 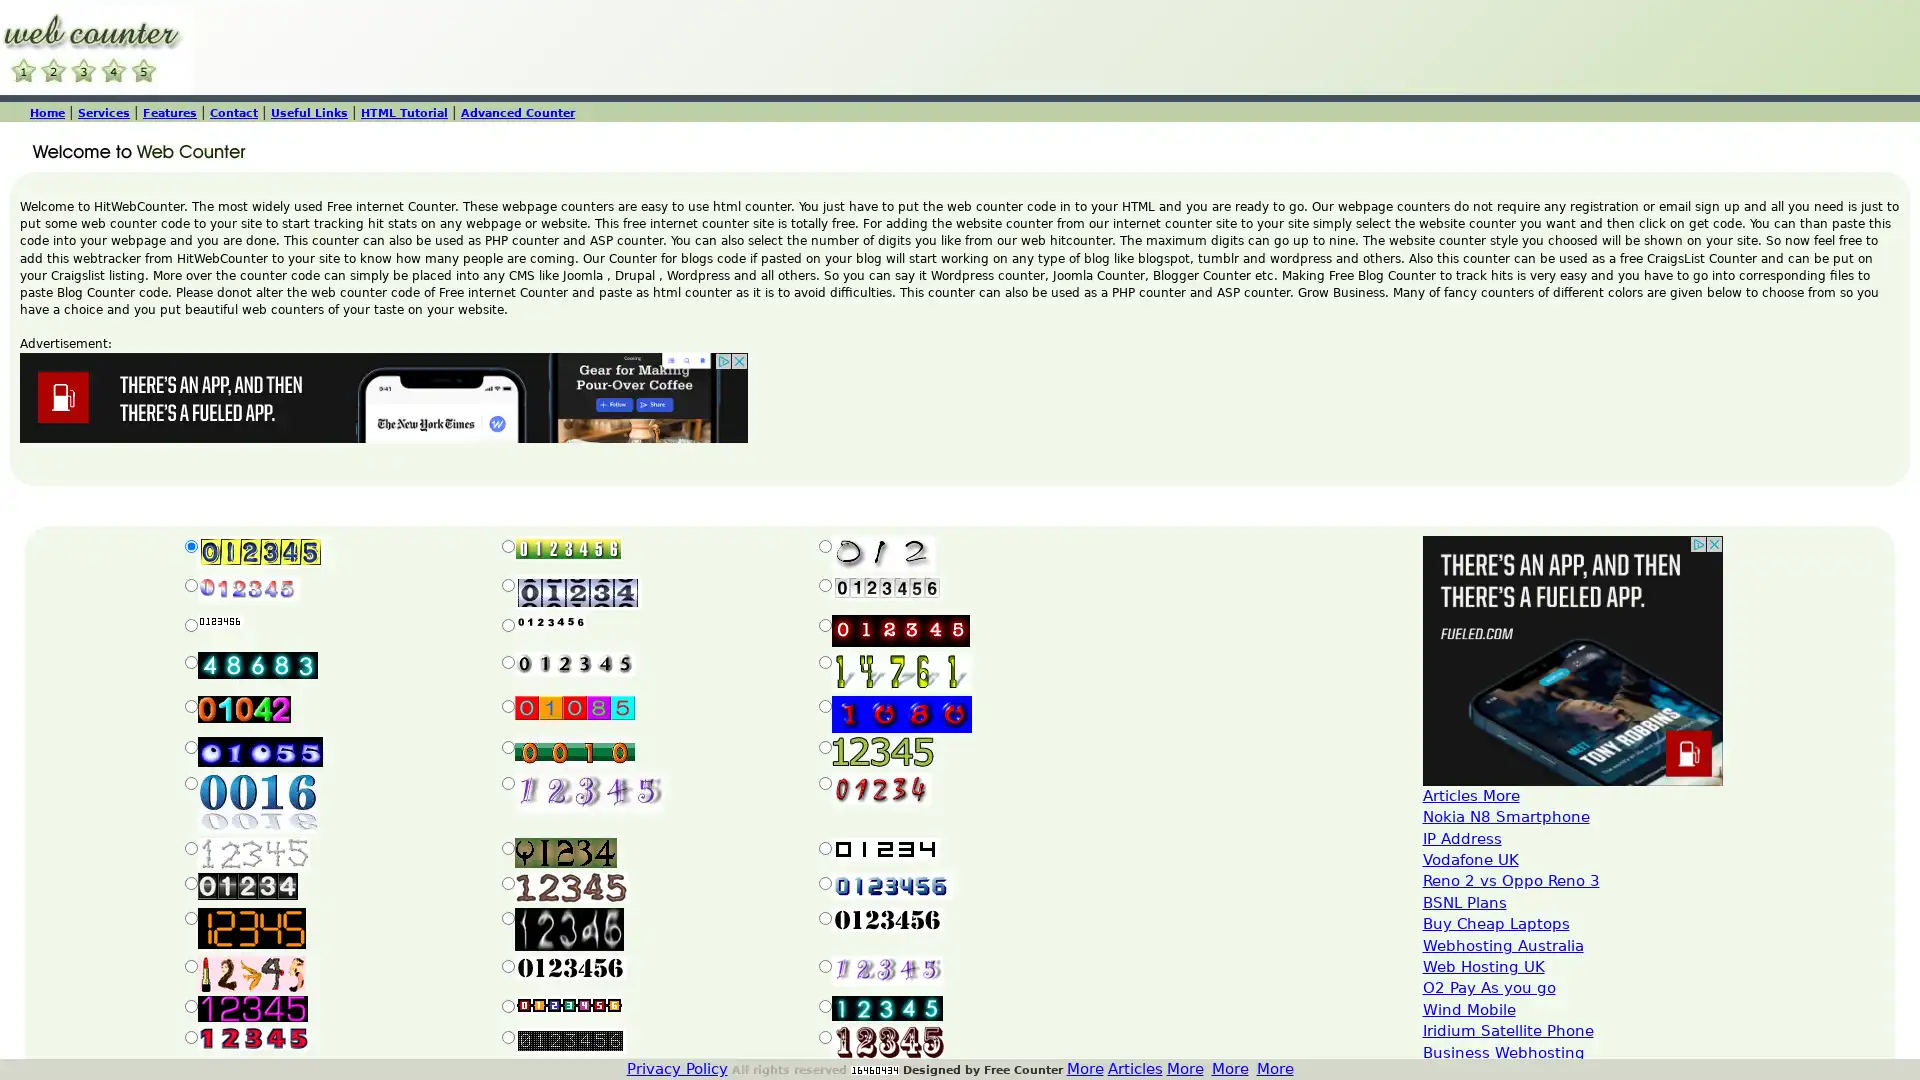 What do you see at coordinates (883, 848) in the screenshot?
I see `Submit` at bounding box center [883, 848].